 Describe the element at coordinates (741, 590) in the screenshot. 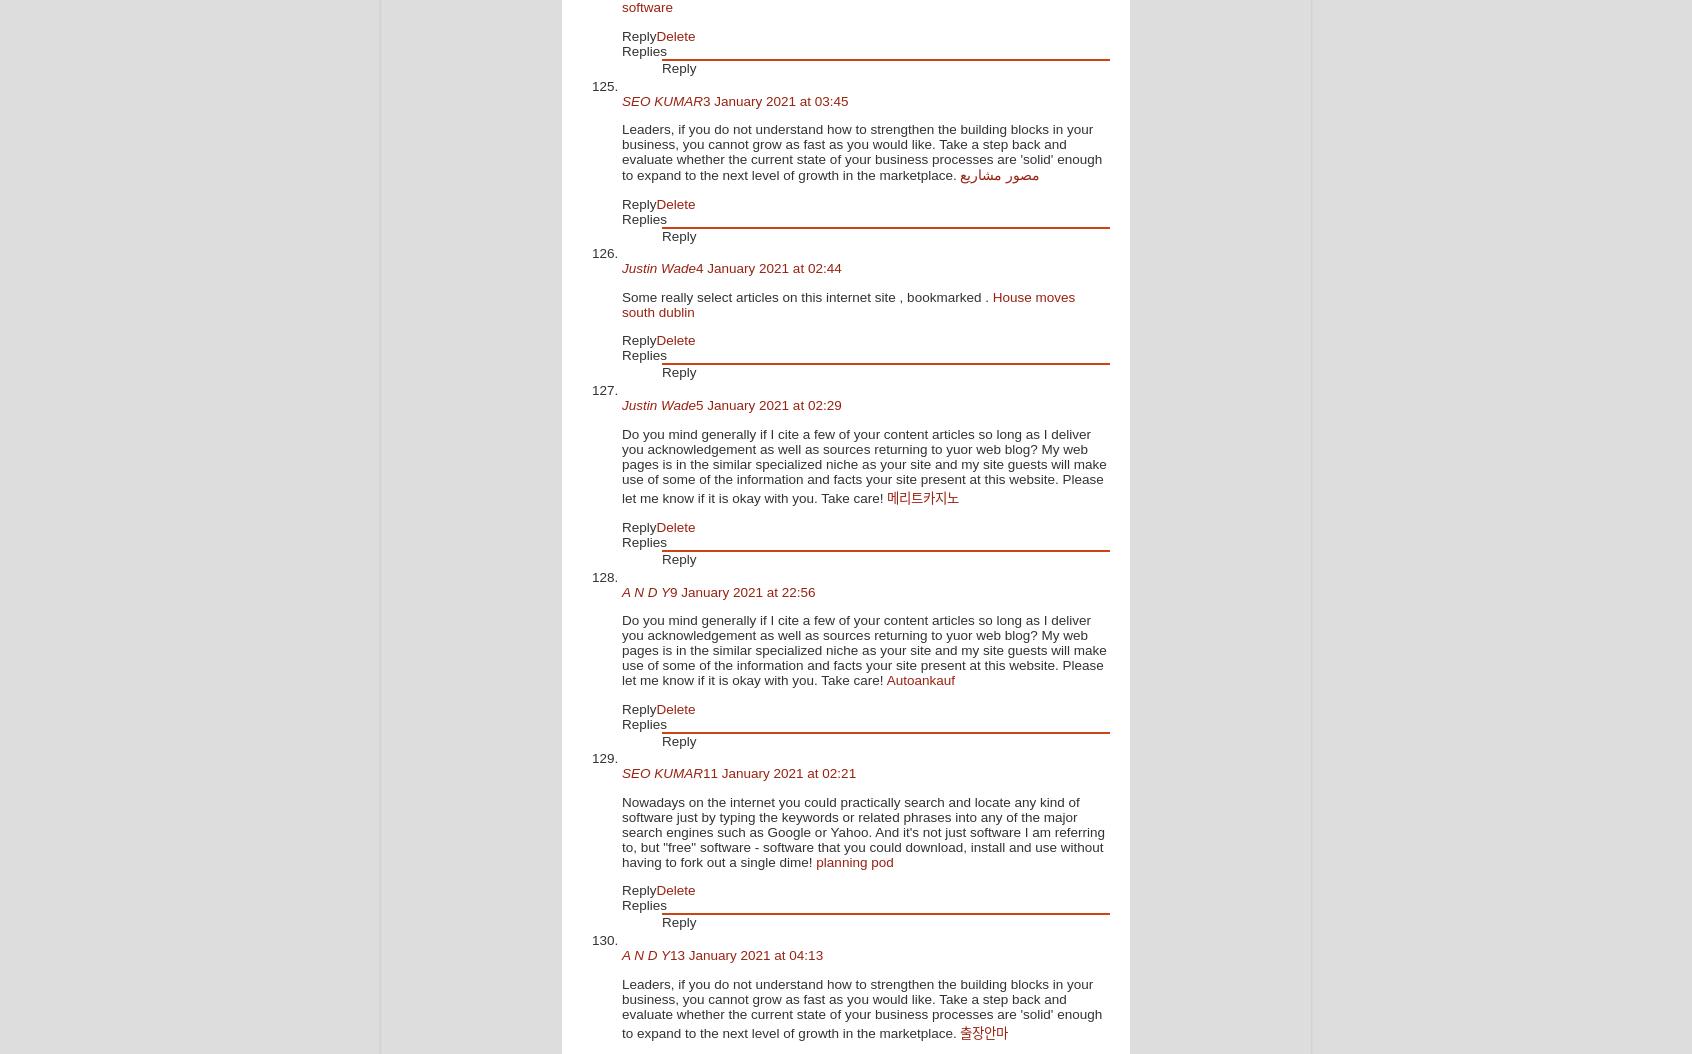

I see `'9 January 2021 at 22:56'` at that location.